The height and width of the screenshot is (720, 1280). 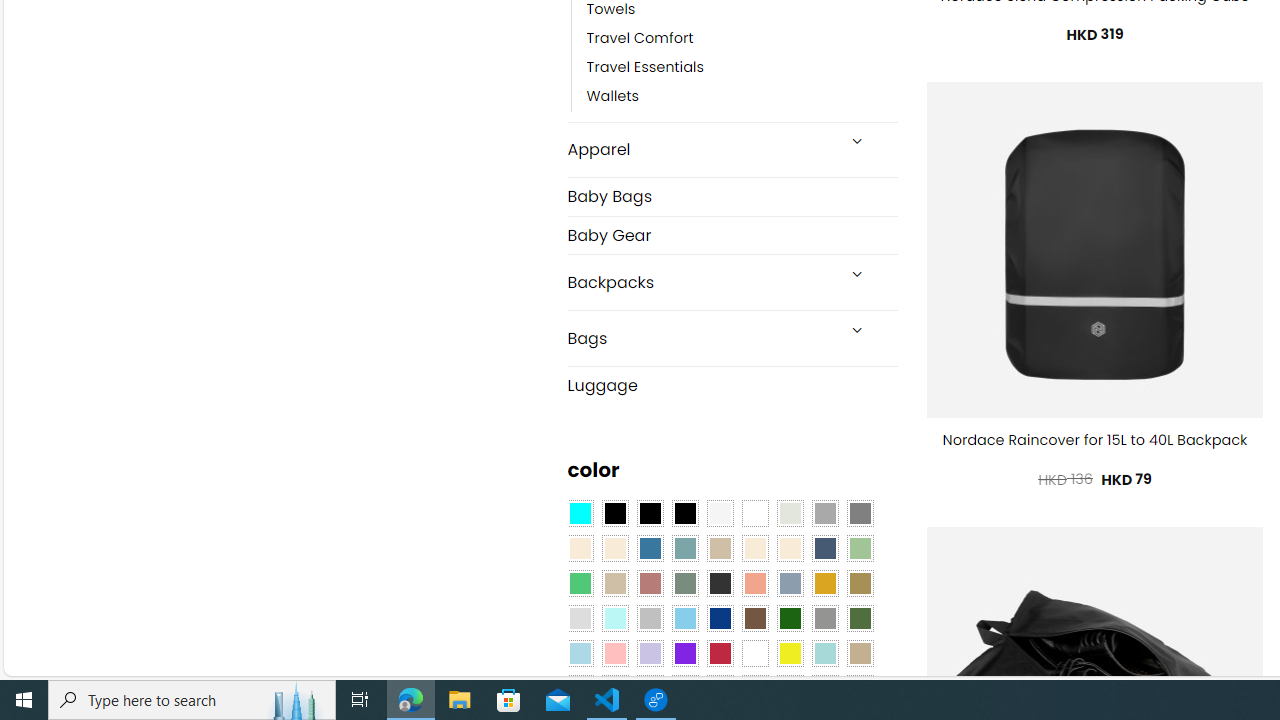 I want to click on 'Silver', so click(x=650, y=618).